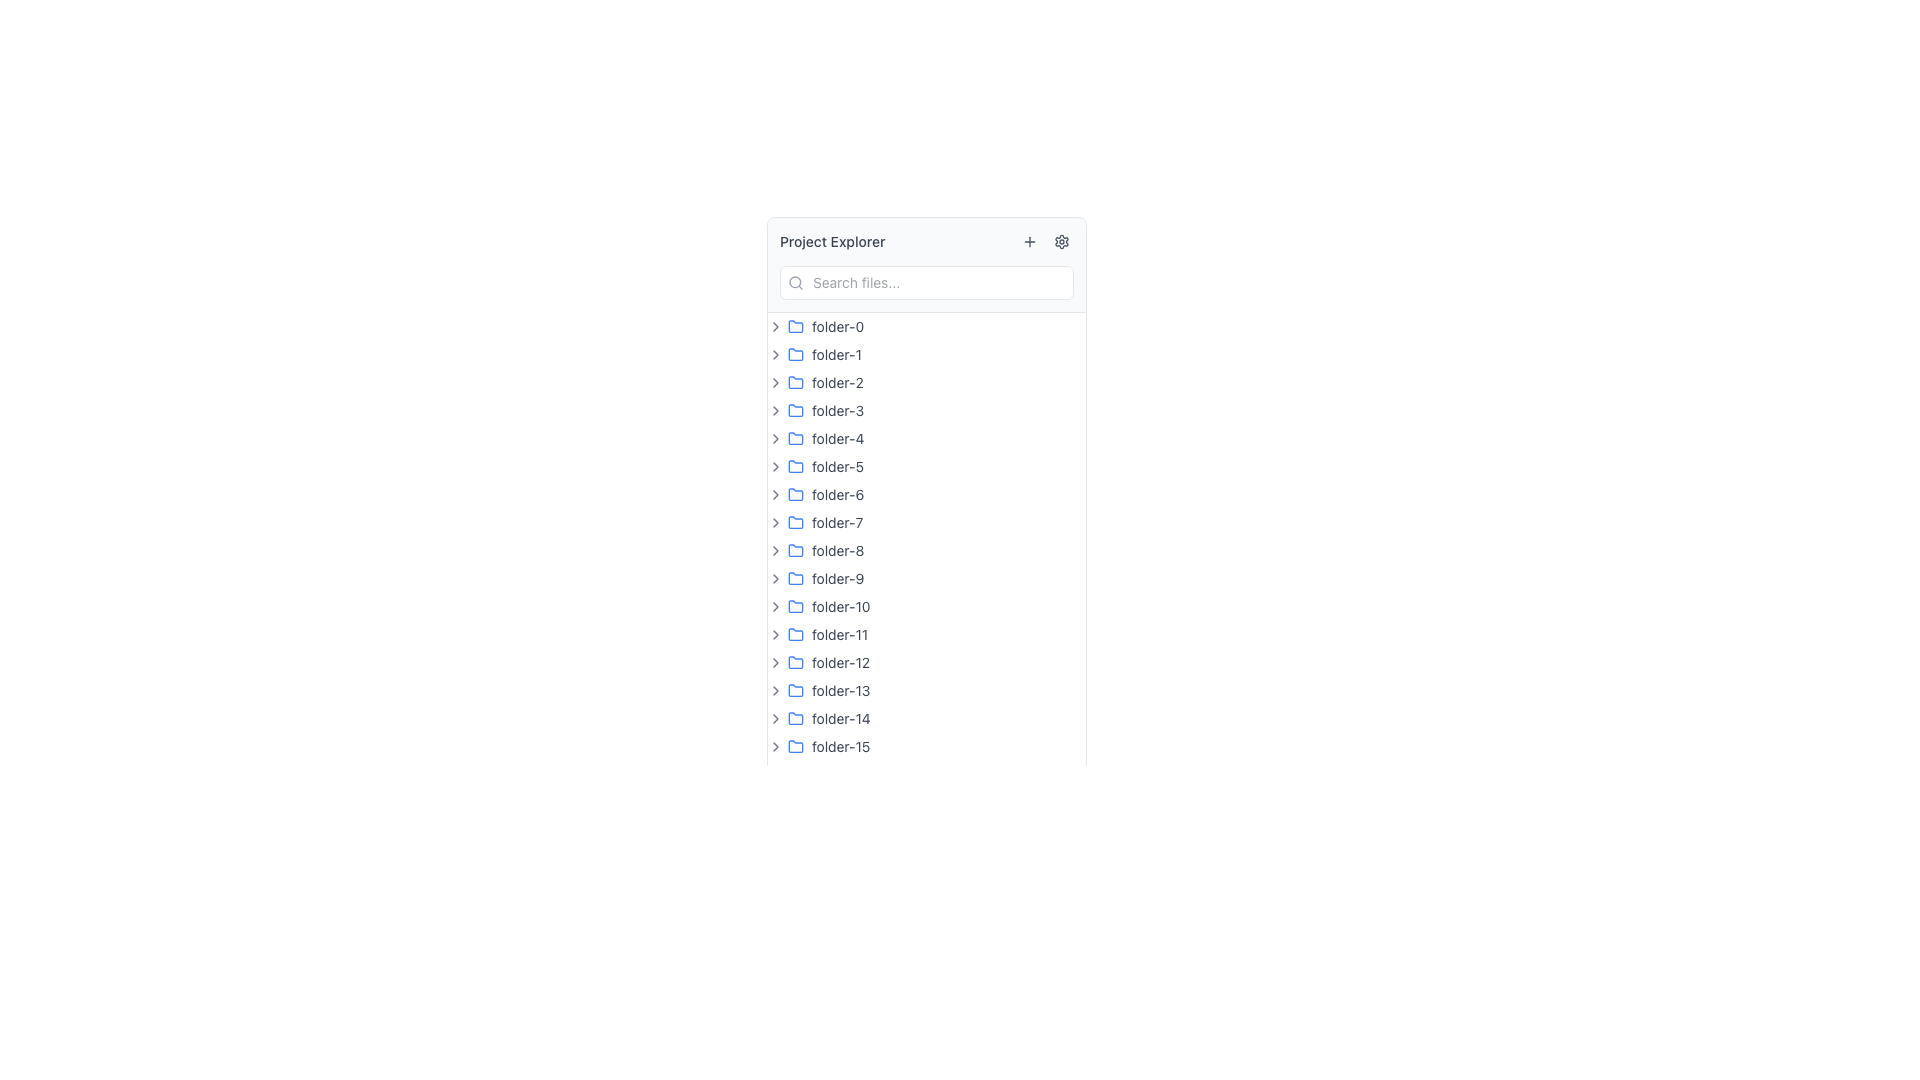  Describe the element at coordinates (837, 522) in the screenshot. I see `the text label 'folder-7'` at that location.